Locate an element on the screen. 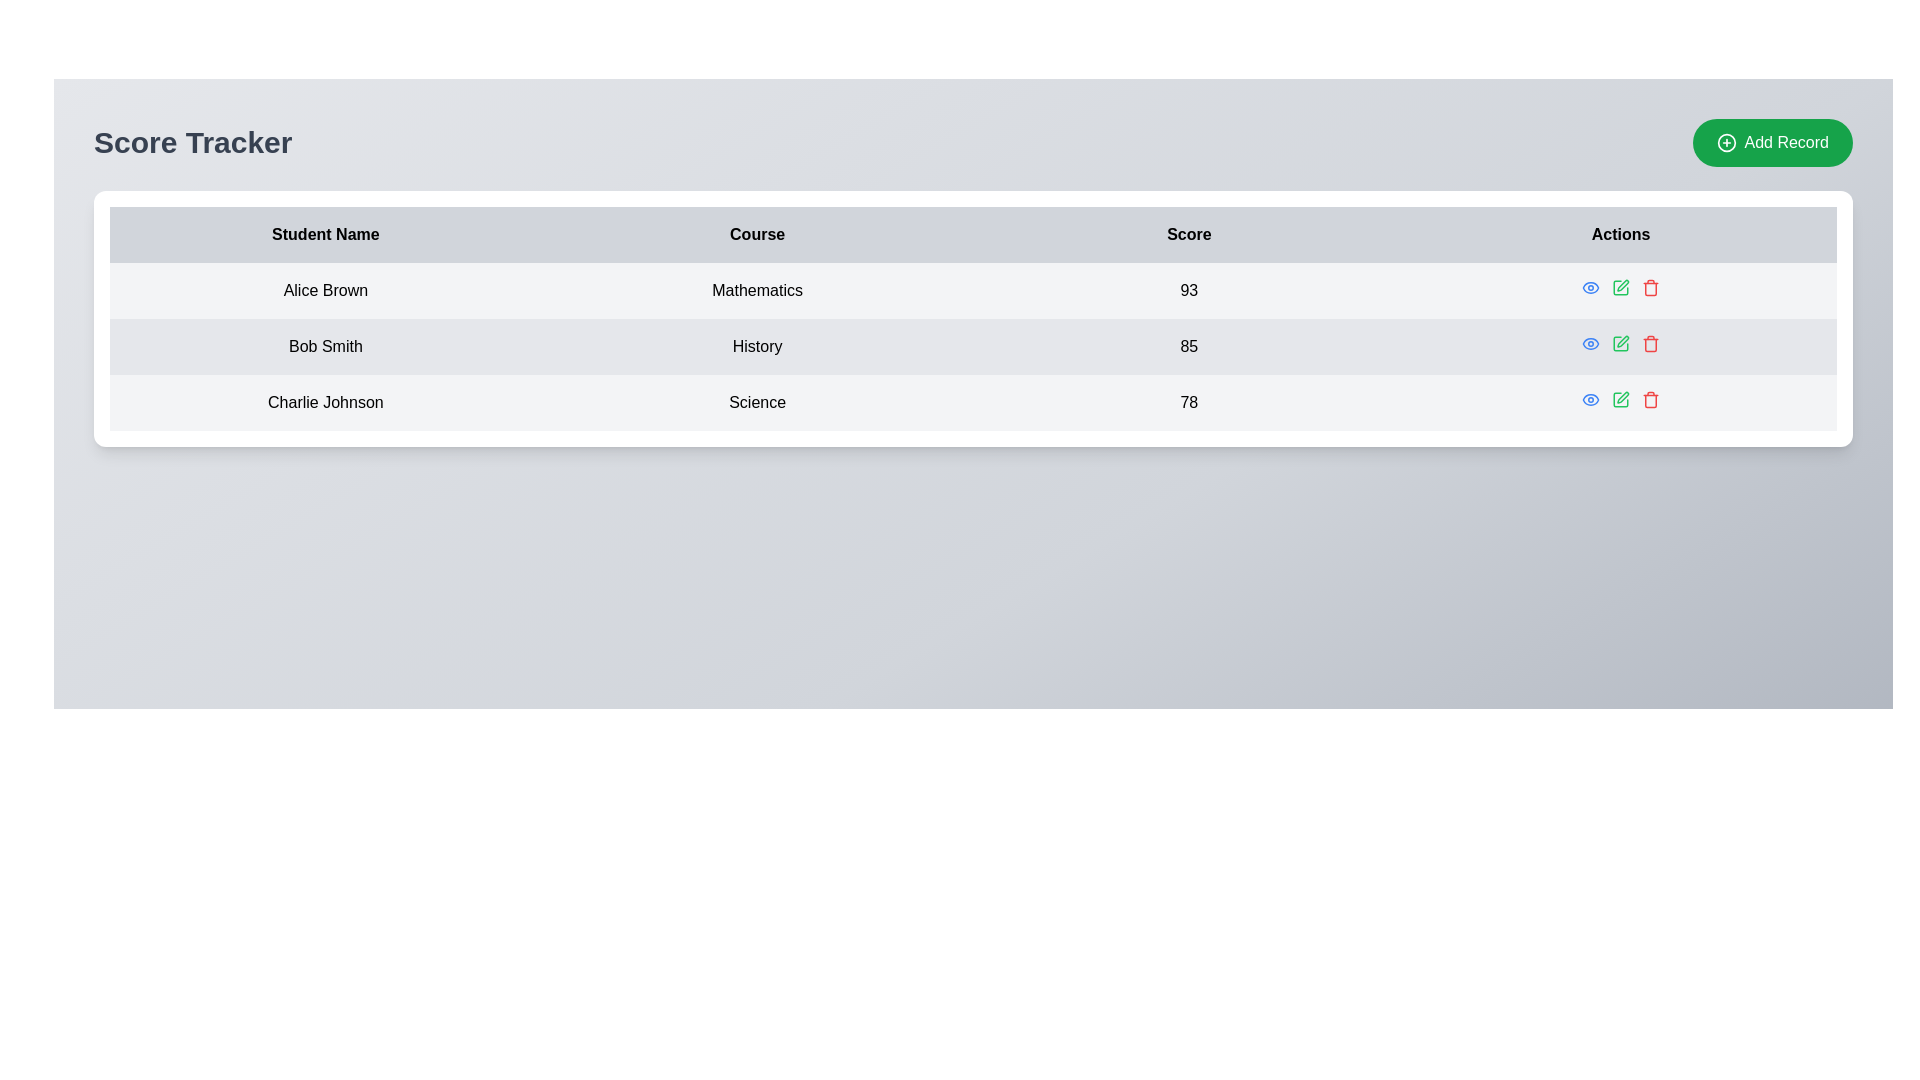 This screenshot has width=1920, height=1080. the text label displaying 'Charlie Johnson' in the 'Student Name' column, which is located in the third row of the student information table is located at coordinates (325, 402).